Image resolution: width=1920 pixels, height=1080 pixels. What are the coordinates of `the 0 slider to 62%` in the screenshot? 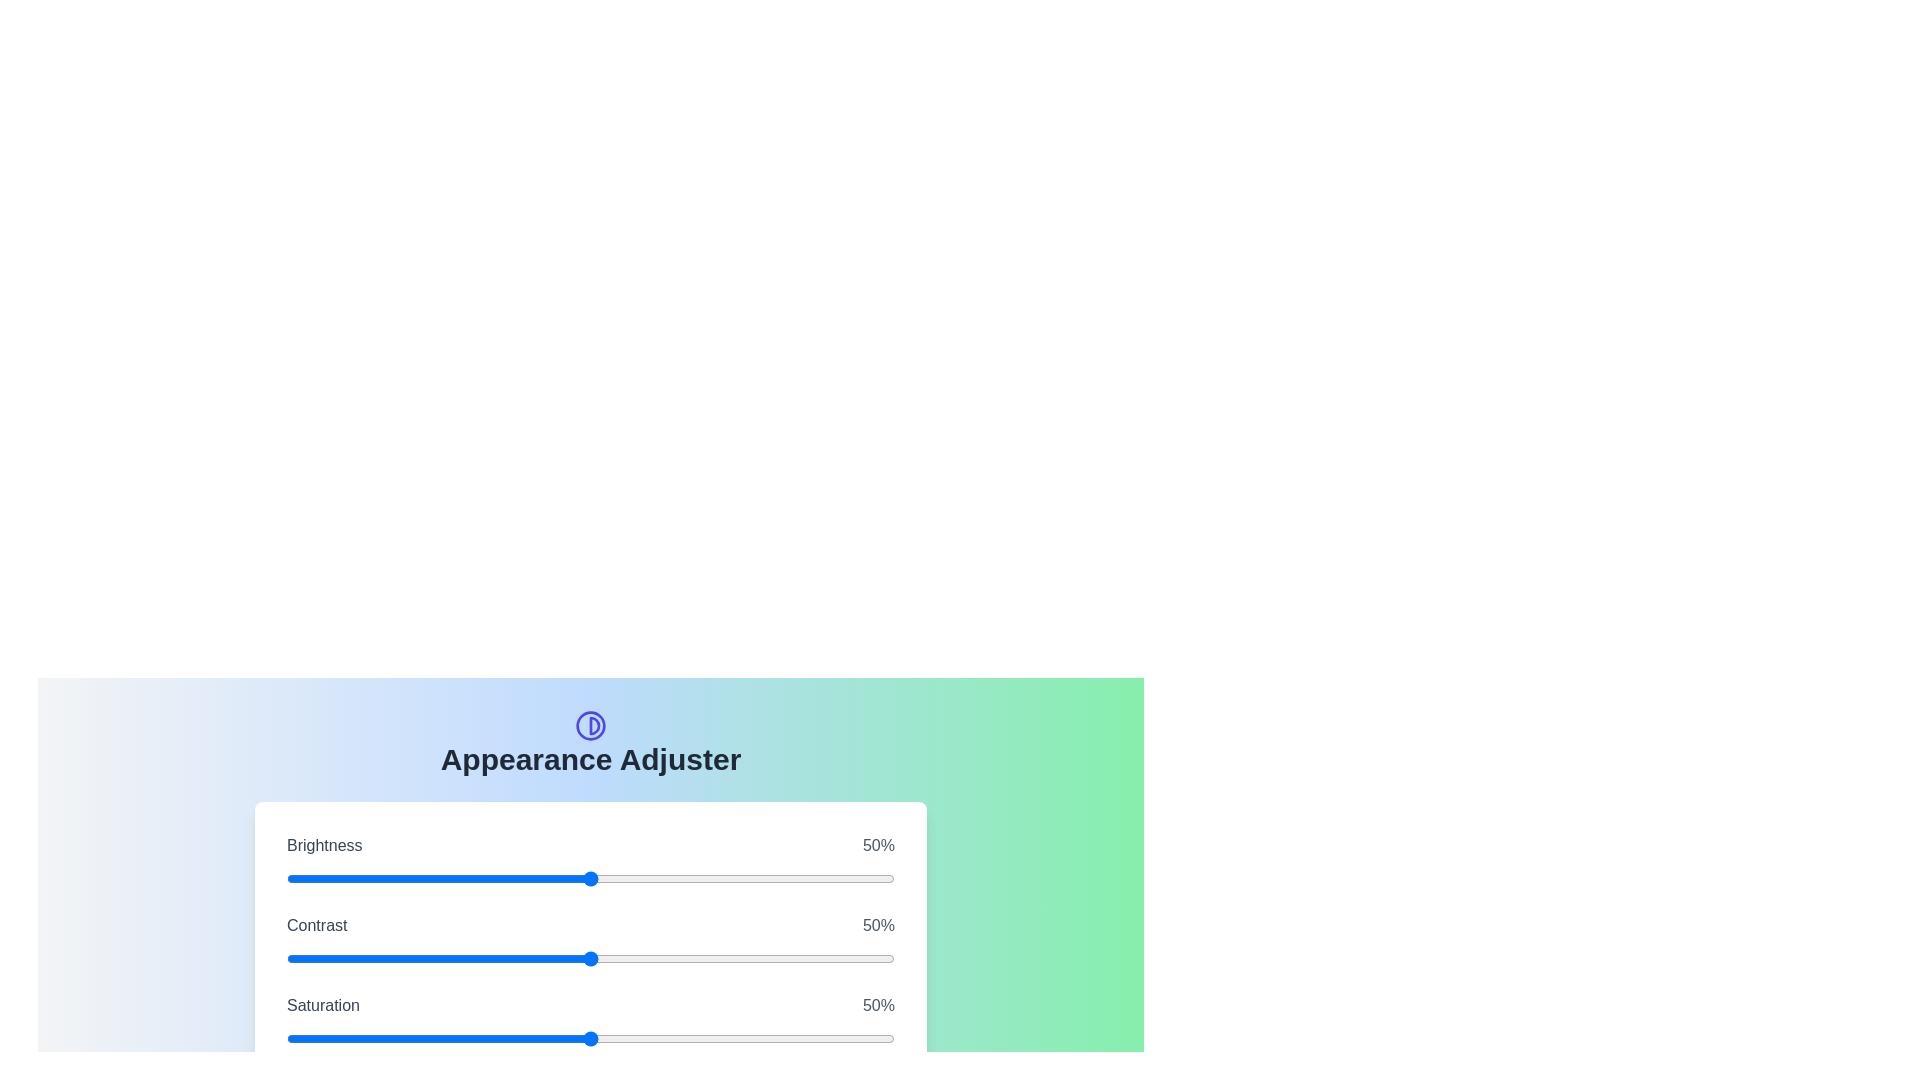 It's located at (778, 878).